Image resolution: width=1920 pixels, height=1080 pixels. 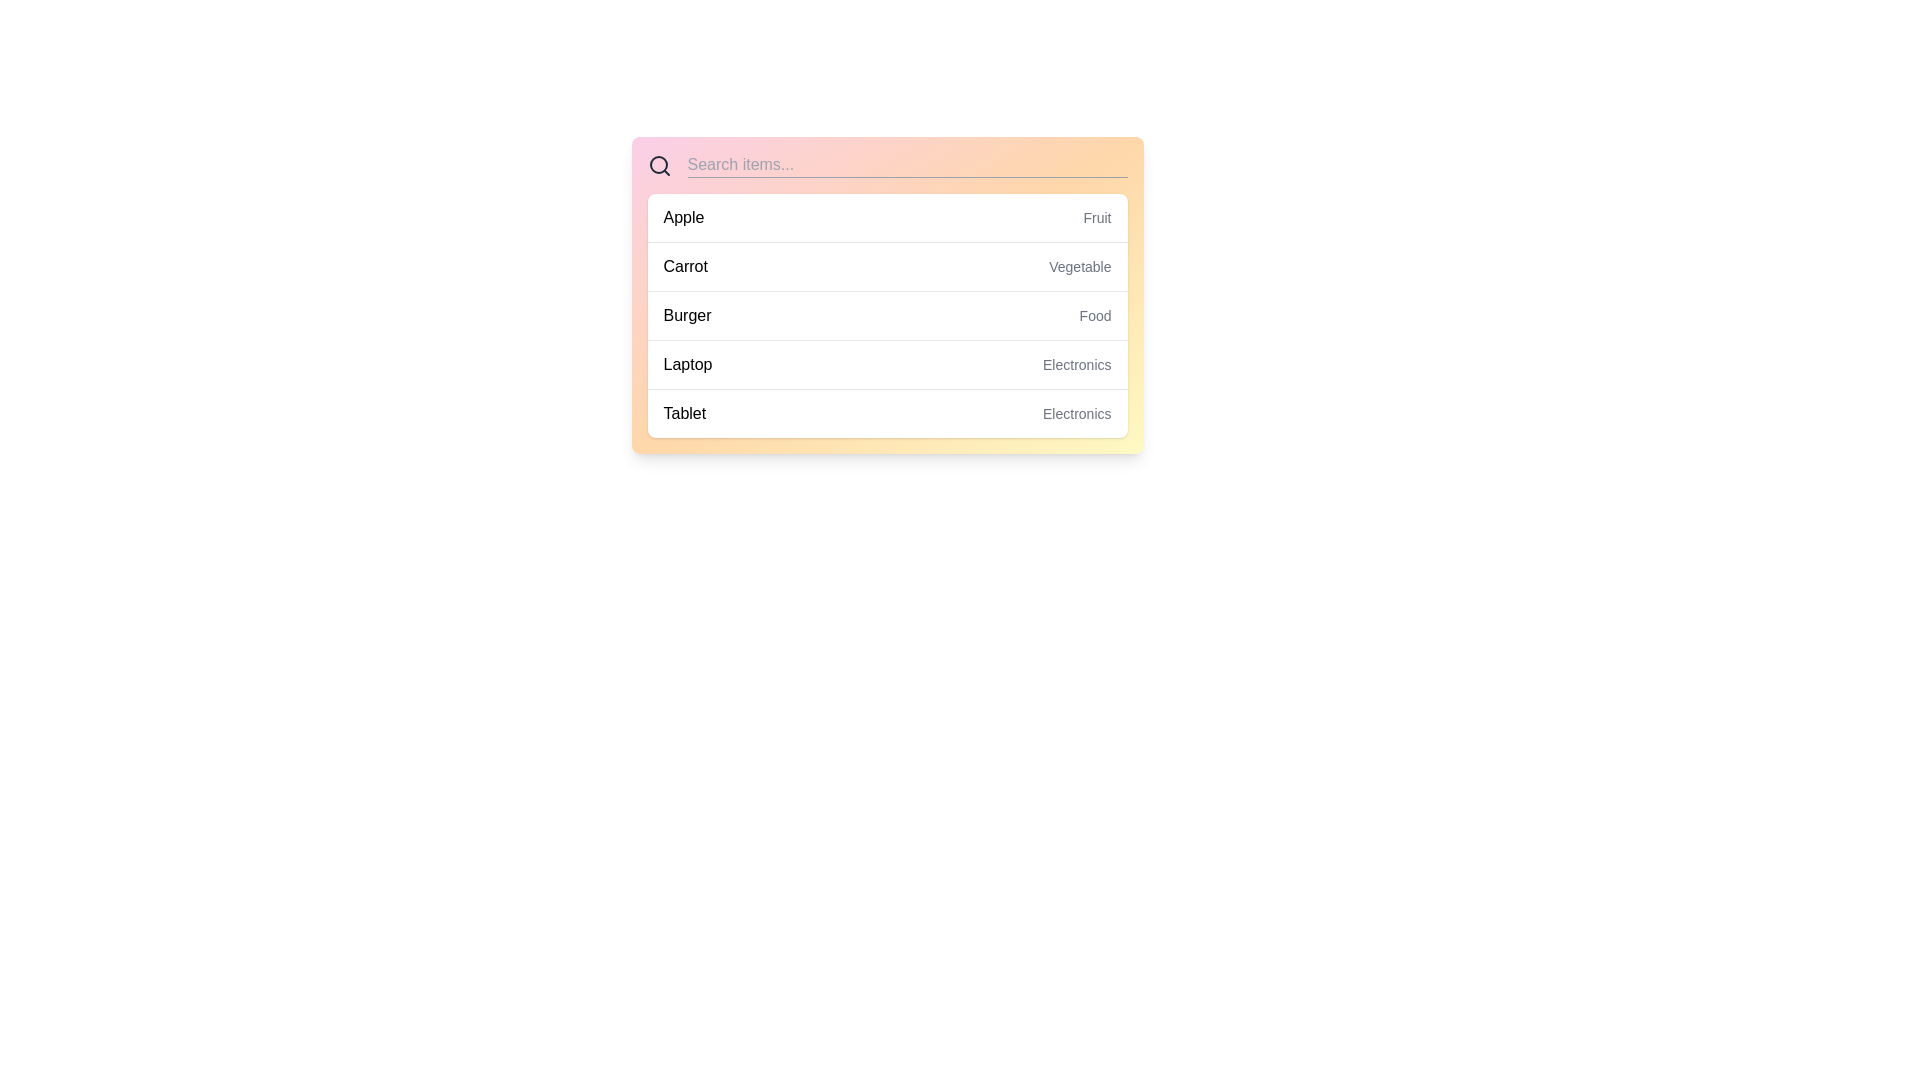 What do you see at coordinates (1076, 412) in the screenshot?
I see `the 'Electronics' text label, which is a smaller, light-gray font indicating a secondary detail in the 'Tablet' row of the list` at bounding box center [1076, 412].